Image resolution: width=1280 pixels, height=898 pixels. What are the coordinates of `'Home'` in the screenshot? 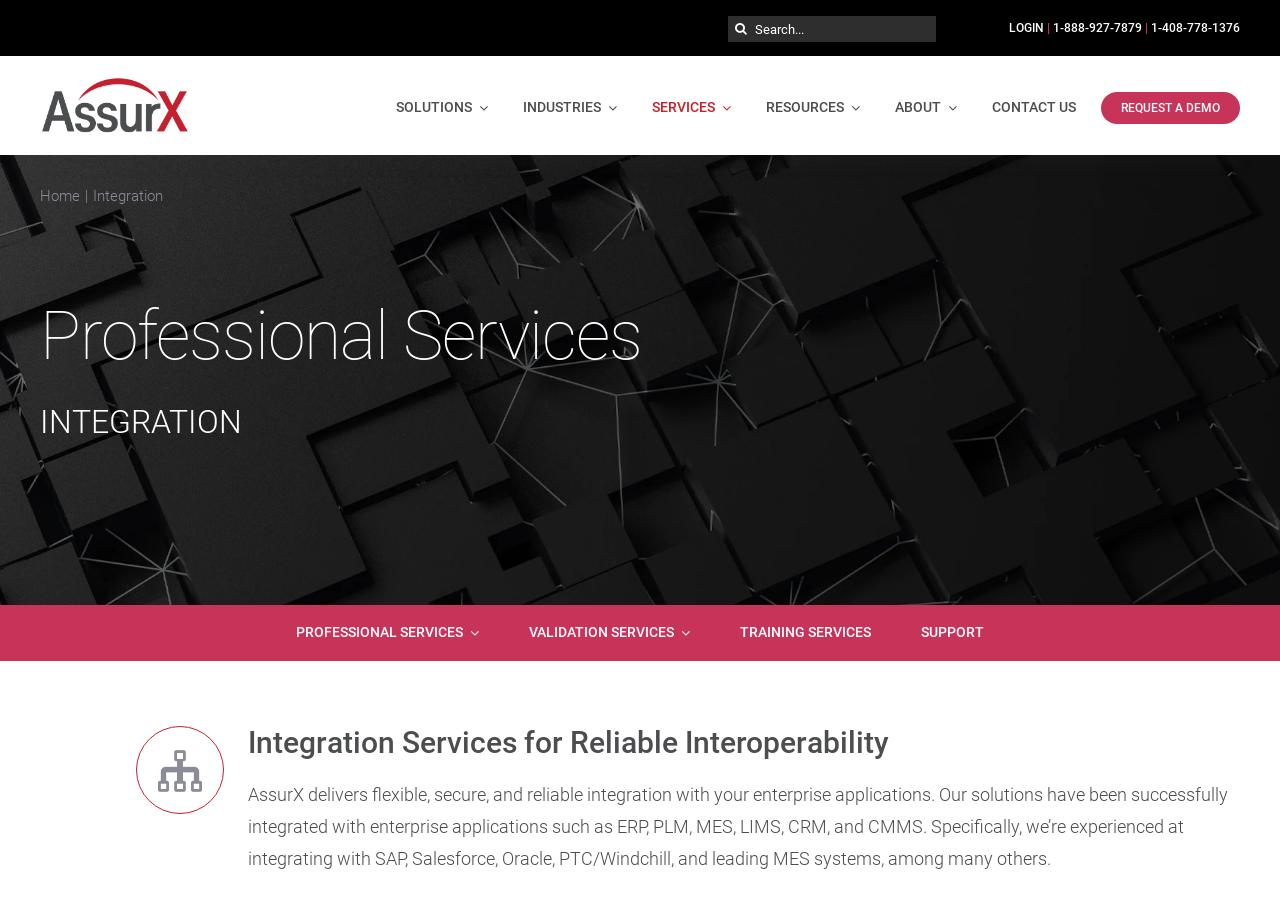 It's located at (59, 193).